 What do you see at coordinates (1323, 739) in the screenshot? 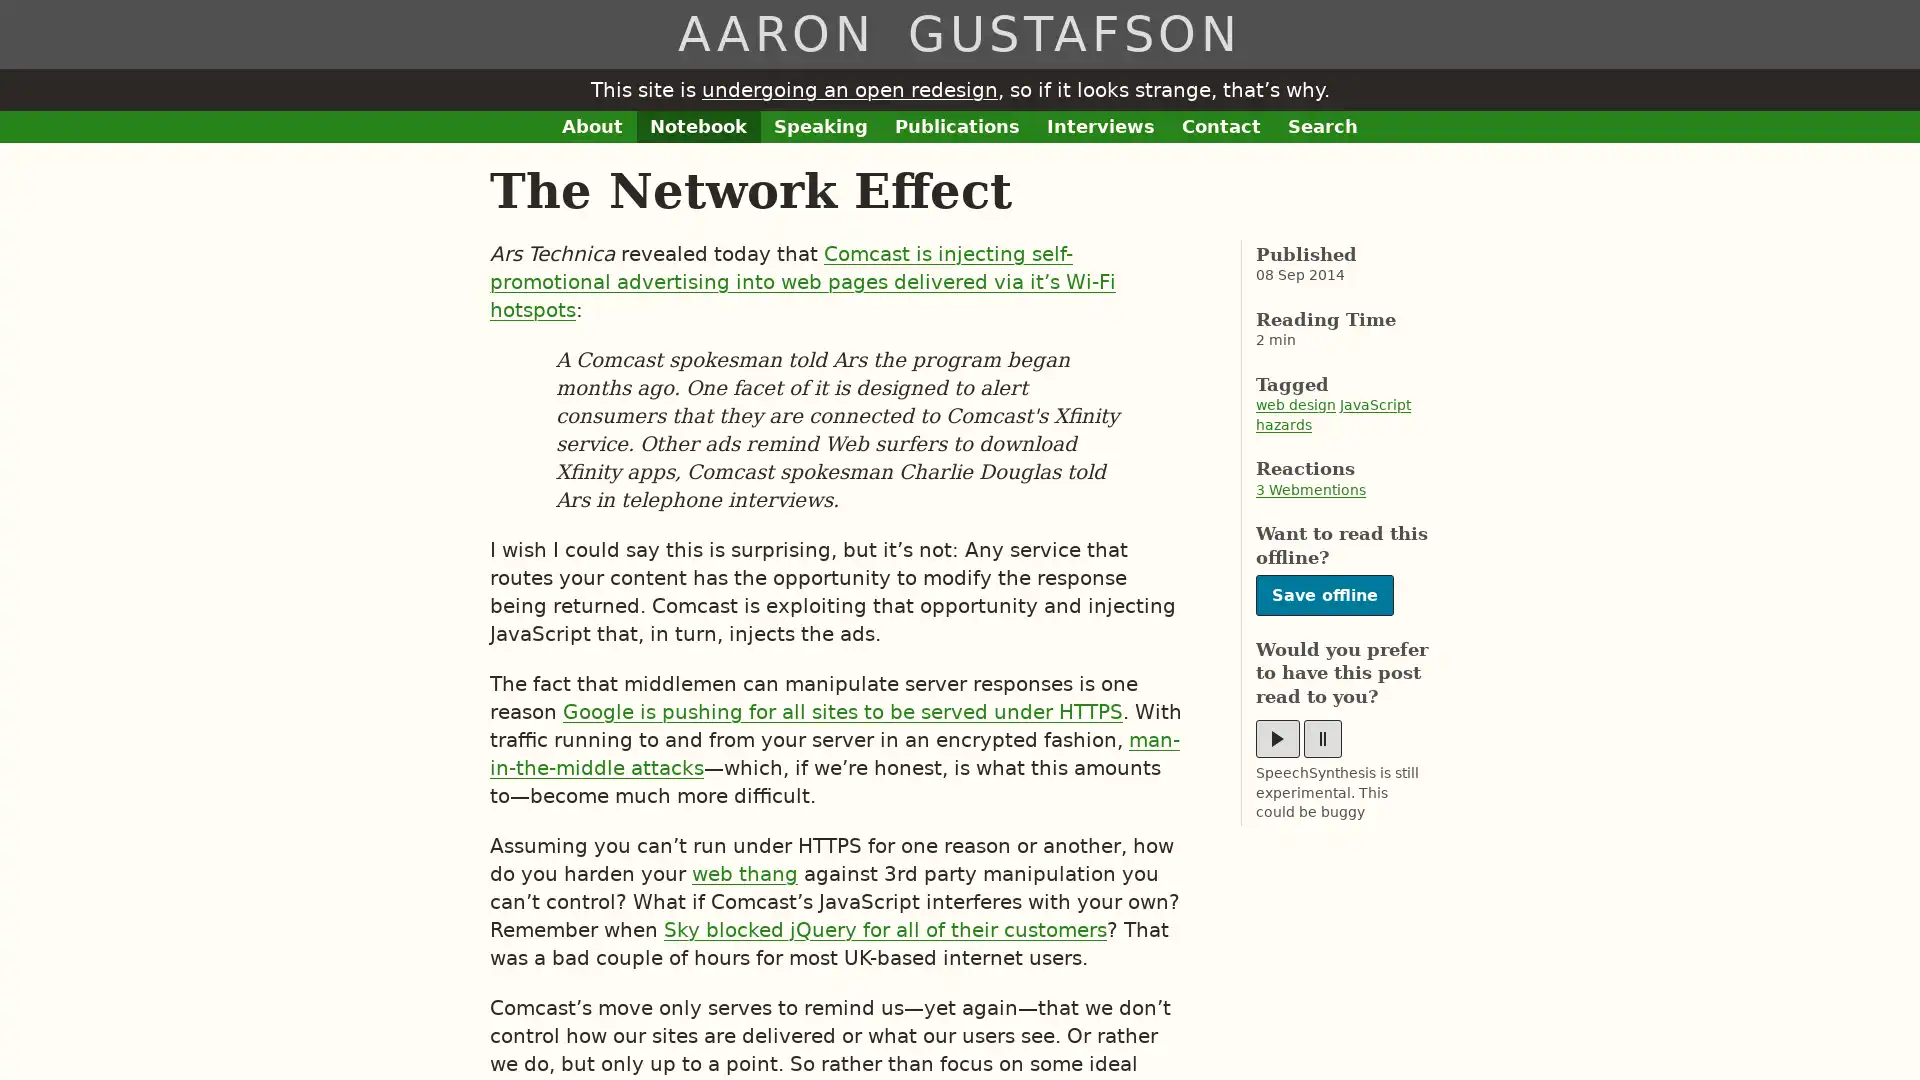
I see `Pause` at bounding box center [1323, 739].